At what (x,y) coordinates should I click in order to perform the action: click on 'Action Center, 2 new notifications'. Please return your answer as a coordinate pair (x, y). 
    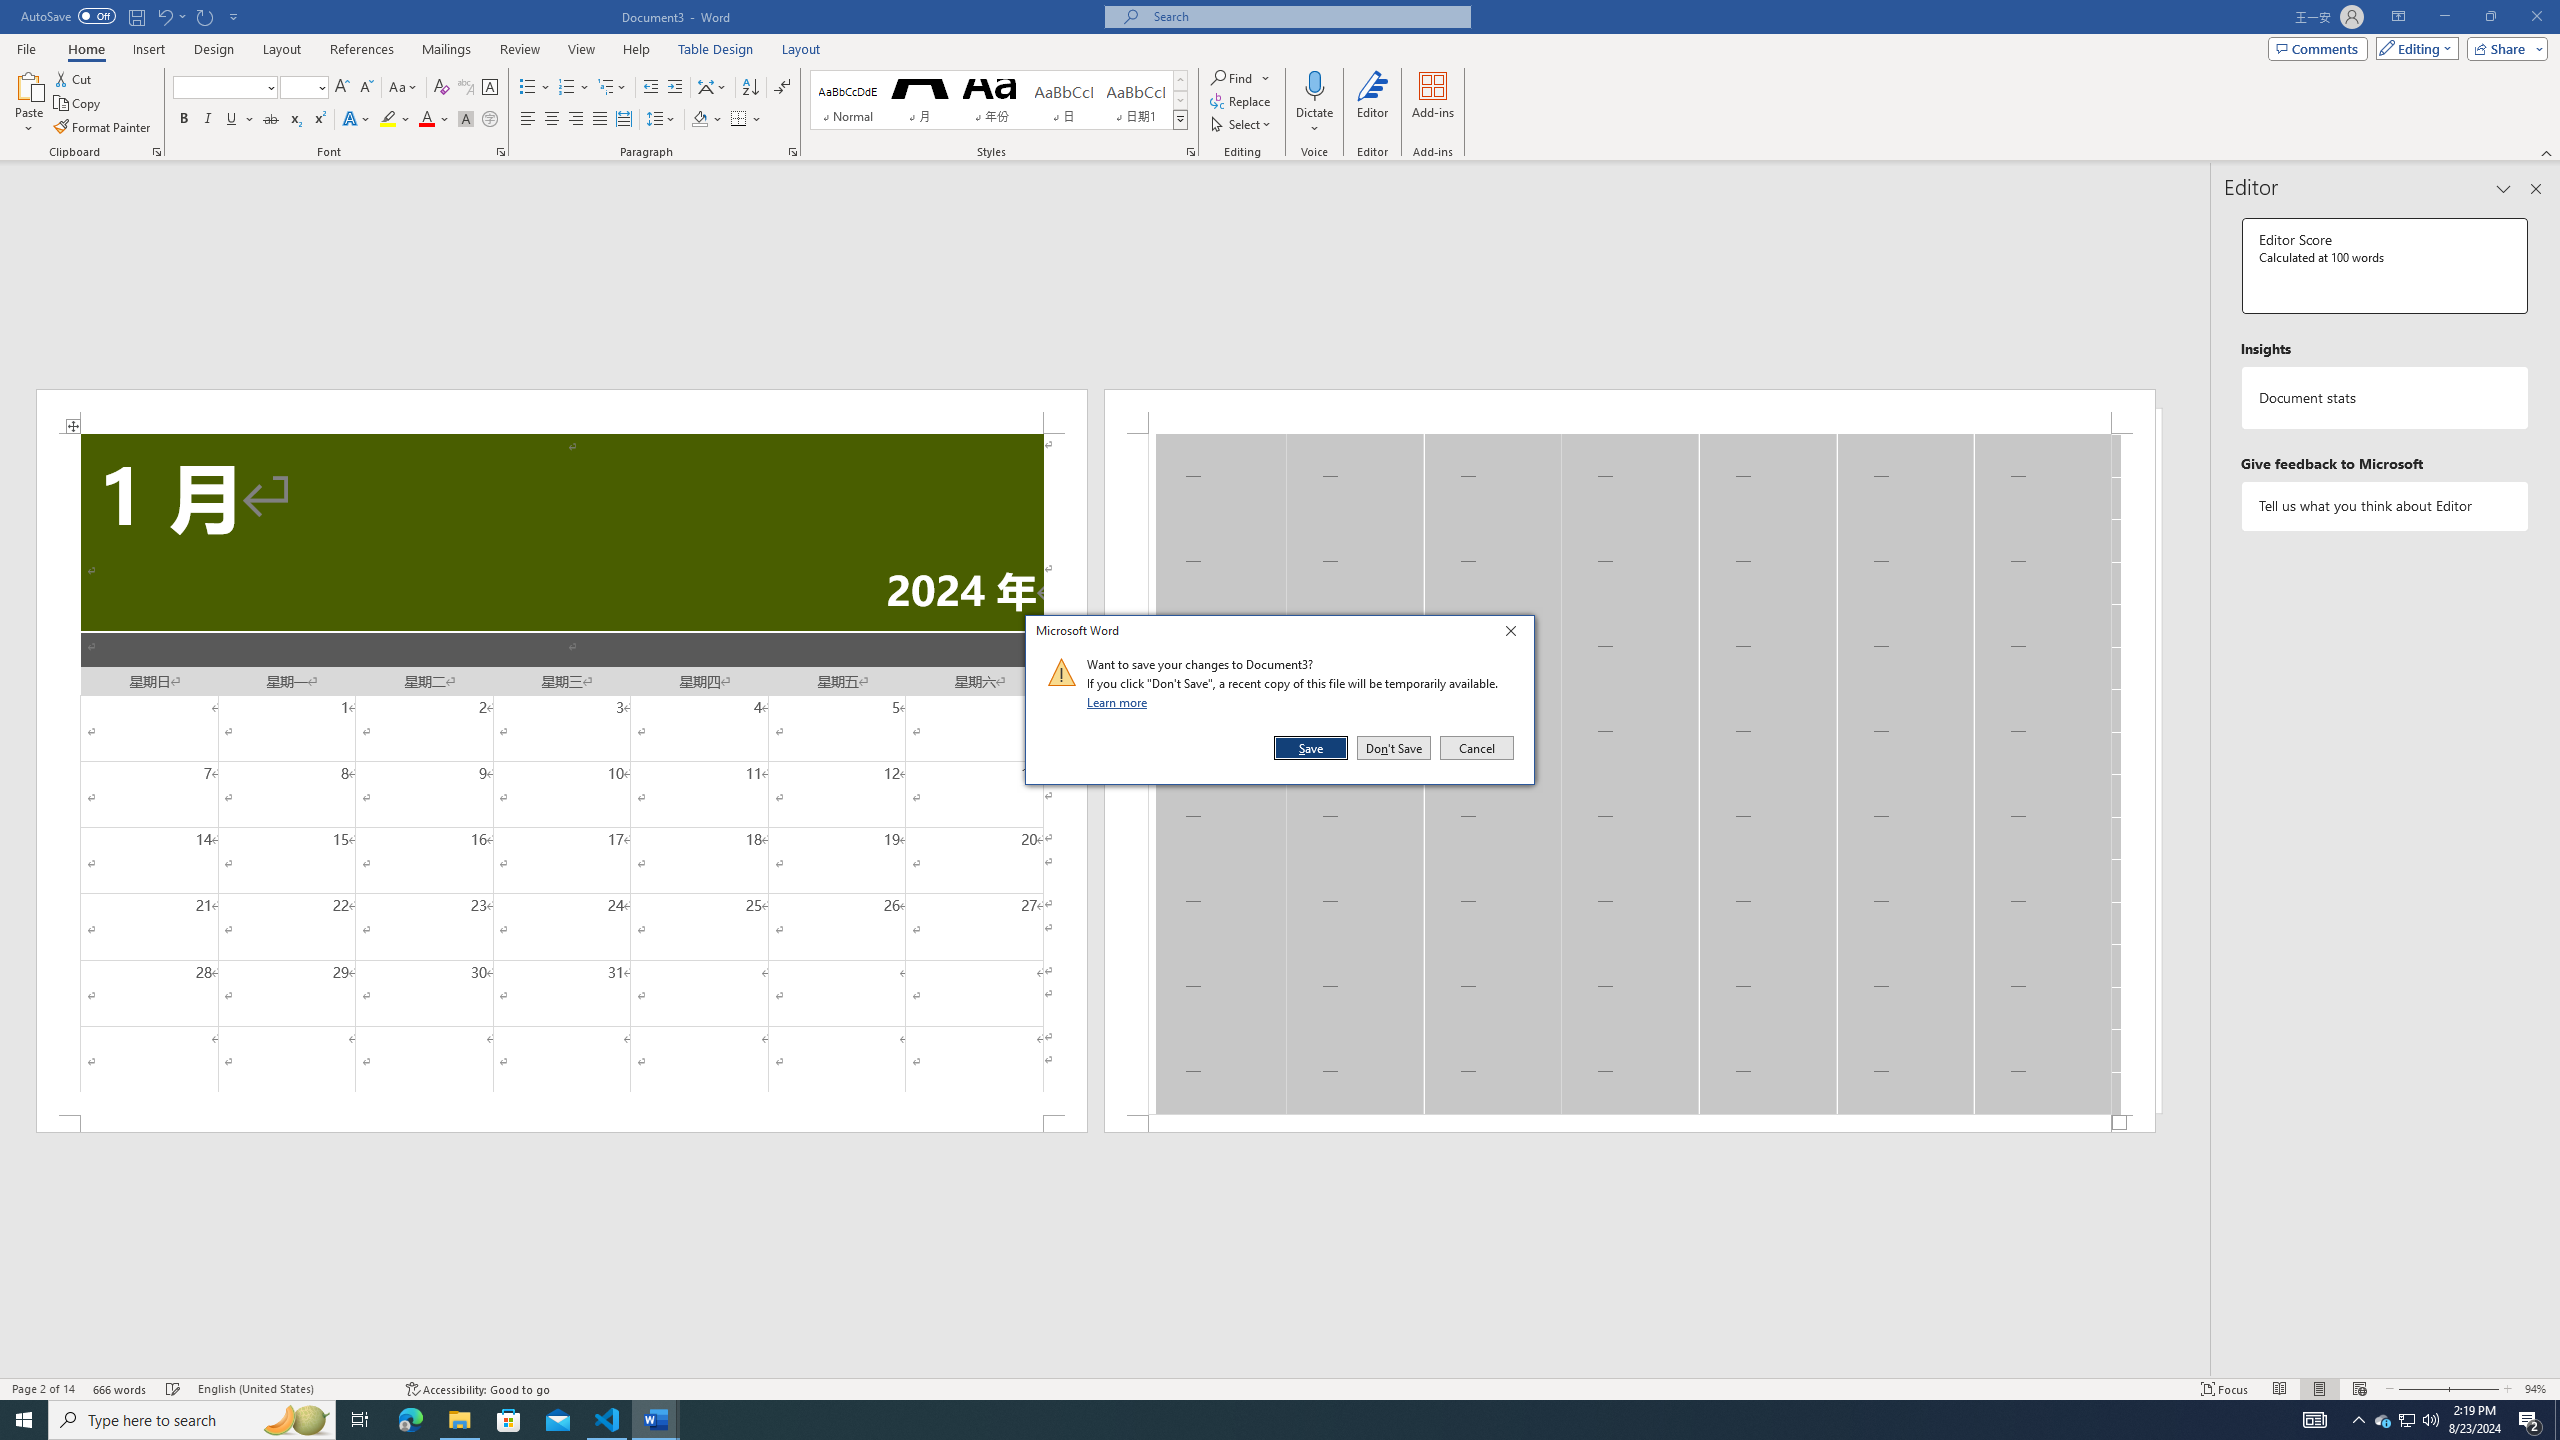
    Looking at the image, I should click on (2530, 1418).